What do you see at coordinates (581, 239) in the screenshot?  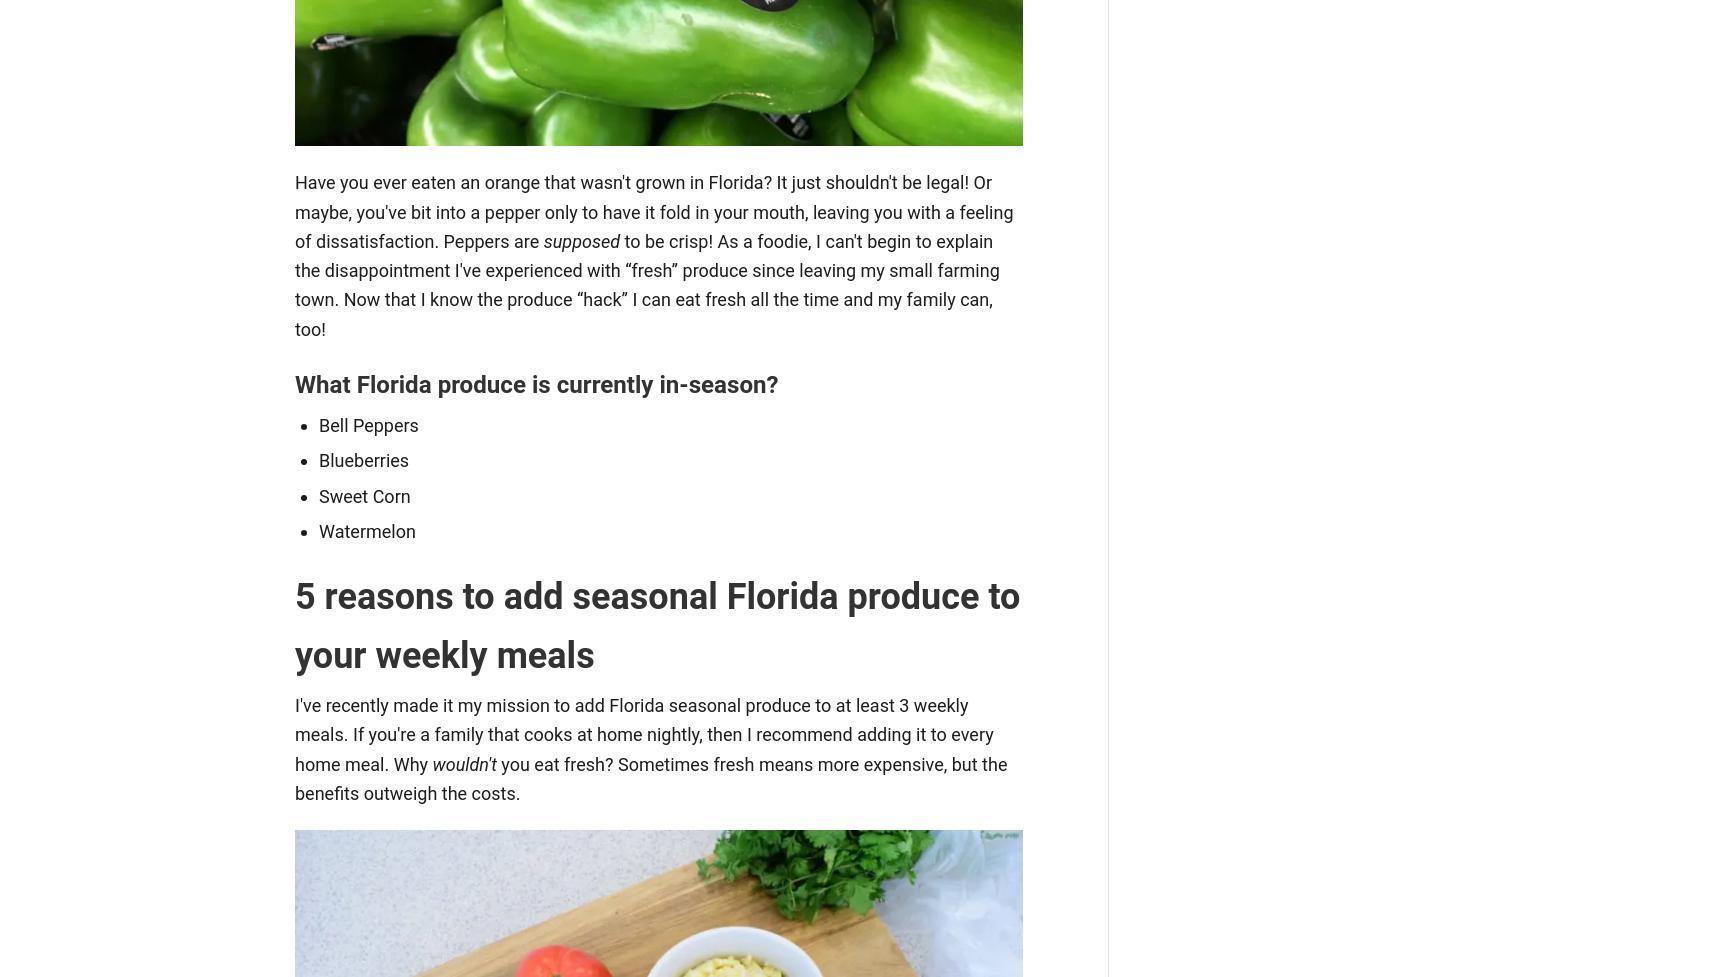 I see `'supposed'` at bounding box center [581, 239].